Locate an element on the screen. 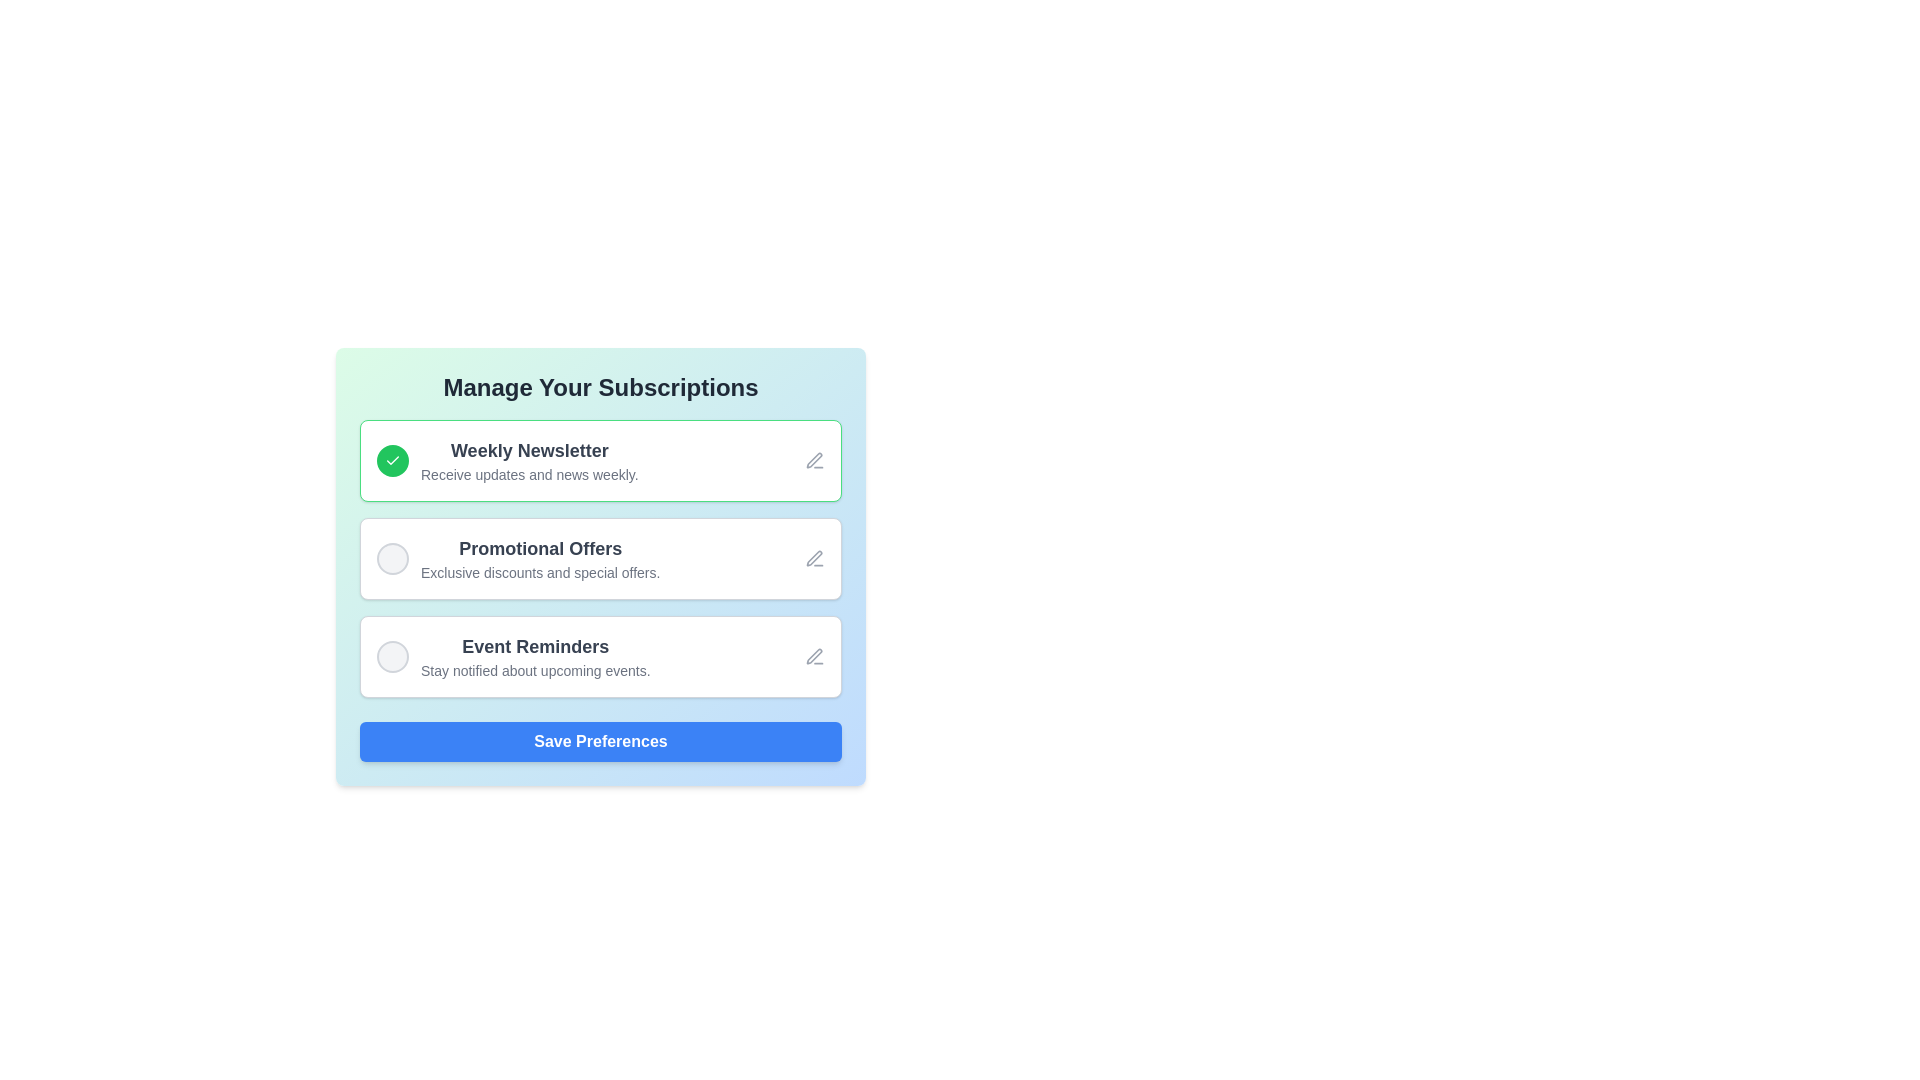 The height and width of the screenshot is (1080, 1920). the edit icon button located at the top-right corner of the 'Weekly Newsletter' subscription box to initiate an edit action is located at coordinates (815, 461).